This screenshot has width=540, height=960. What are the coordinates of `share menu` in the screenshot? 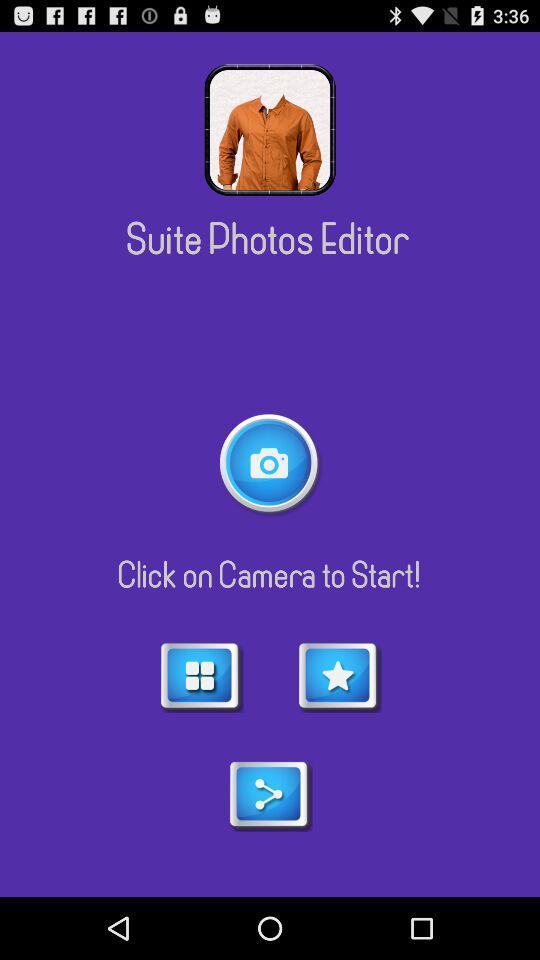 It's located at (270, 795).